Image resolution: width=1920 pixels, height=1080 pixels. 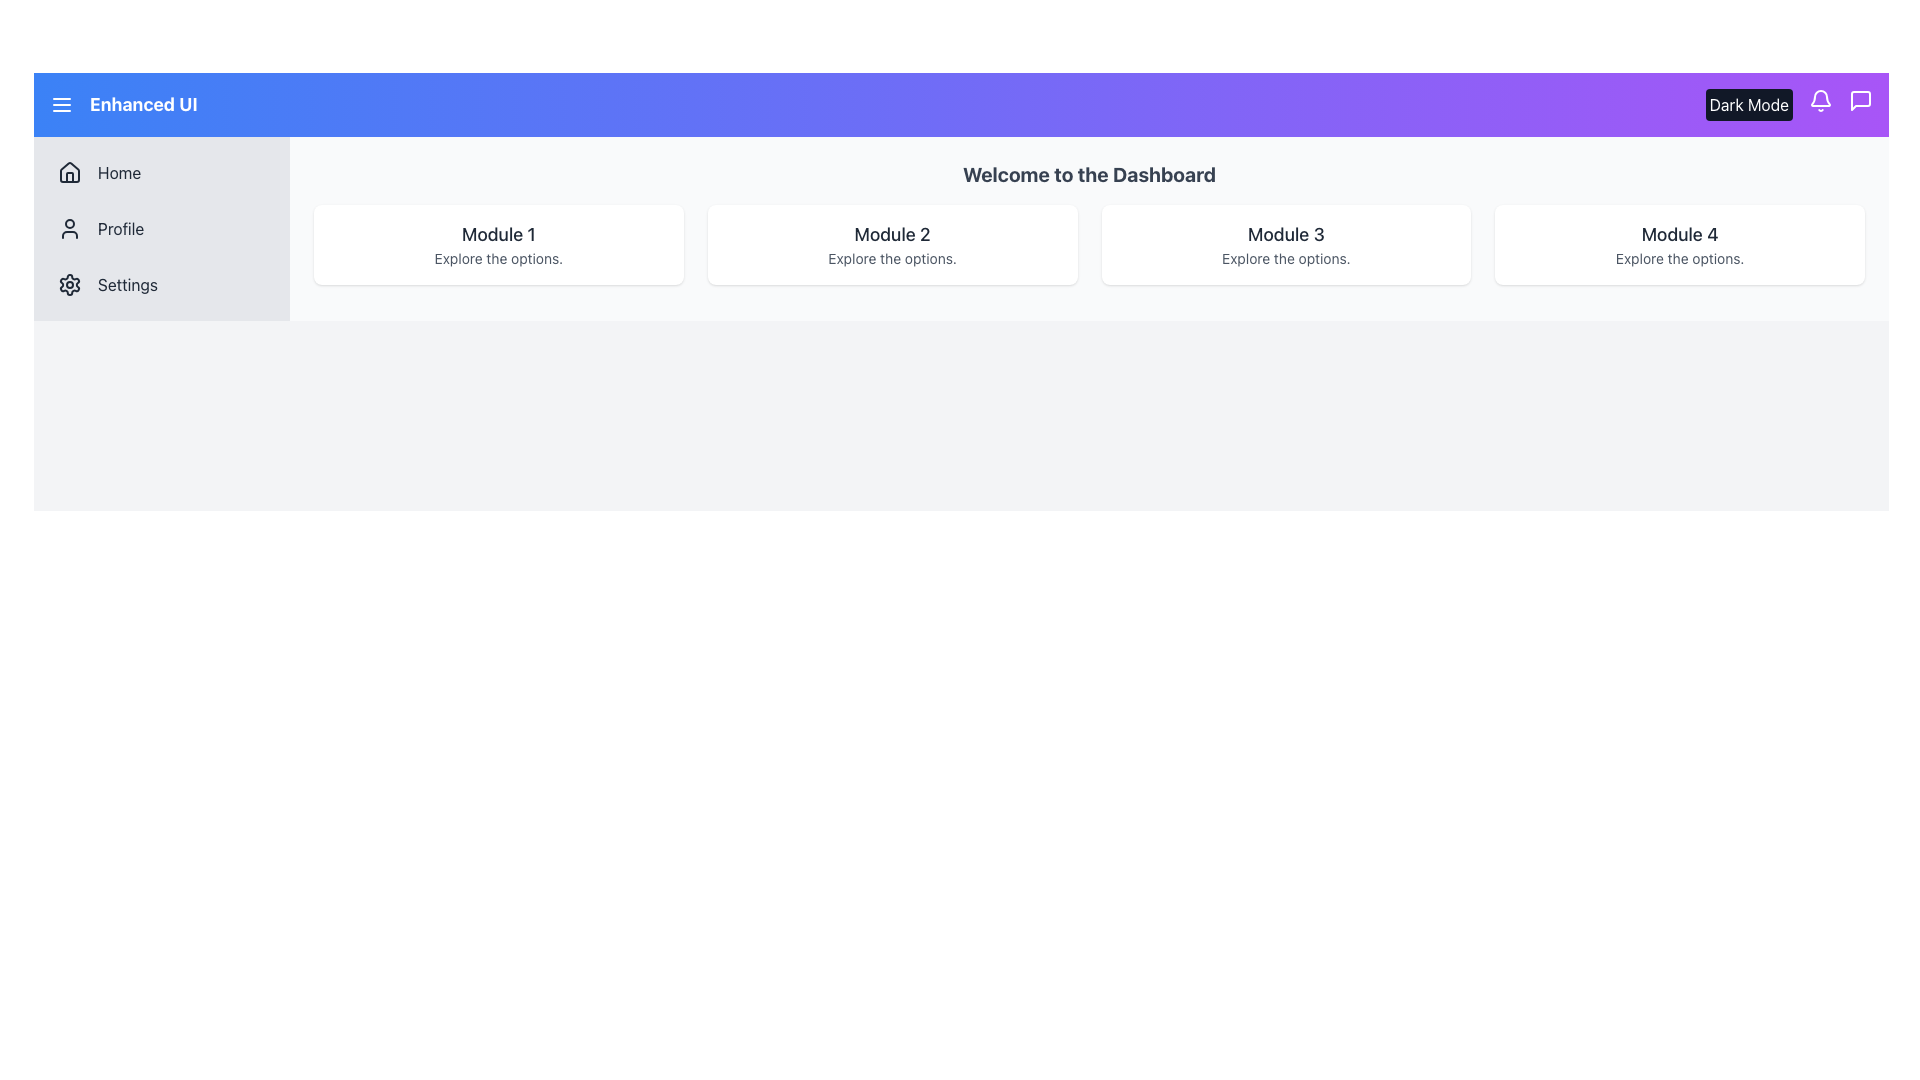 What do you see at coordinates (118, 172) in the screenshot?
I see `the 'Home' text label in the vertical navigation menu` at bounding box center [118, 172].